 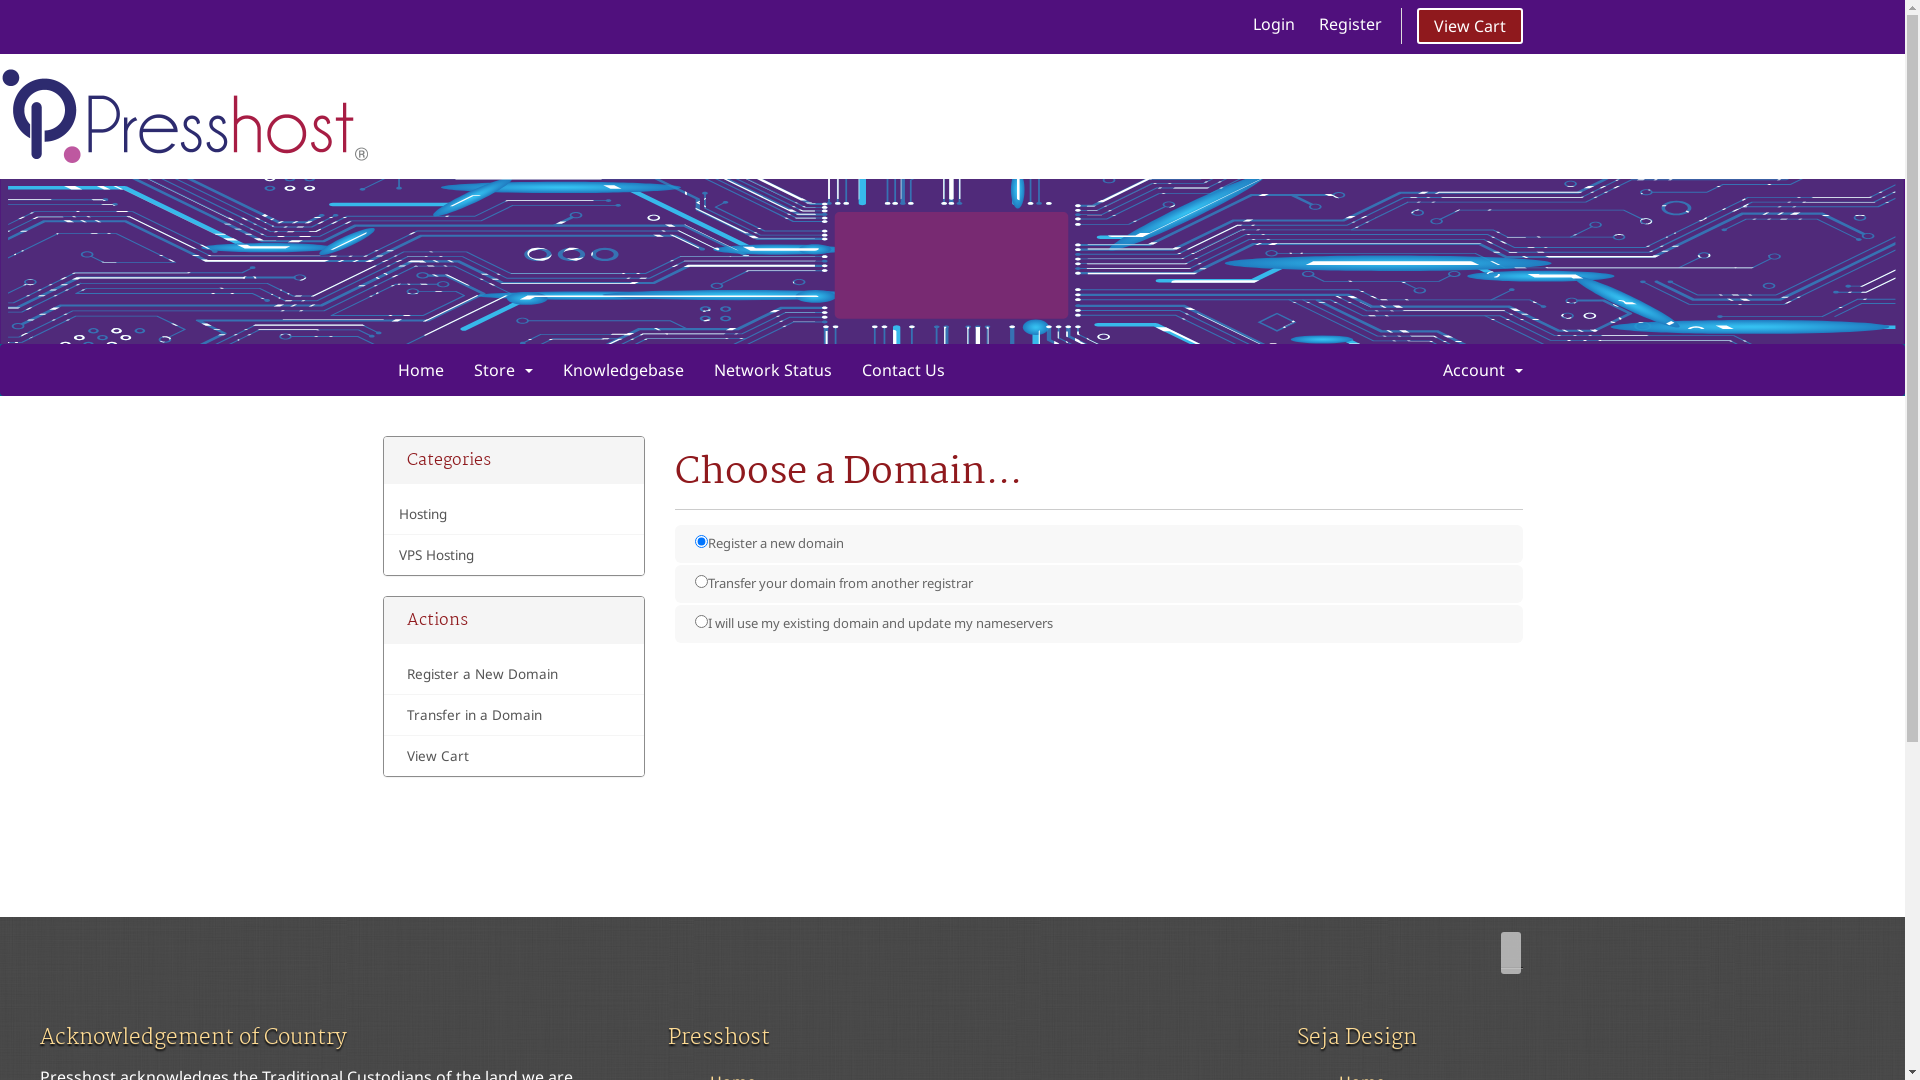 What do you see at coordinates (514, 714) in the screenshot?
I see `'  Transfer in a Domain'` at bounding box center [514, 714].